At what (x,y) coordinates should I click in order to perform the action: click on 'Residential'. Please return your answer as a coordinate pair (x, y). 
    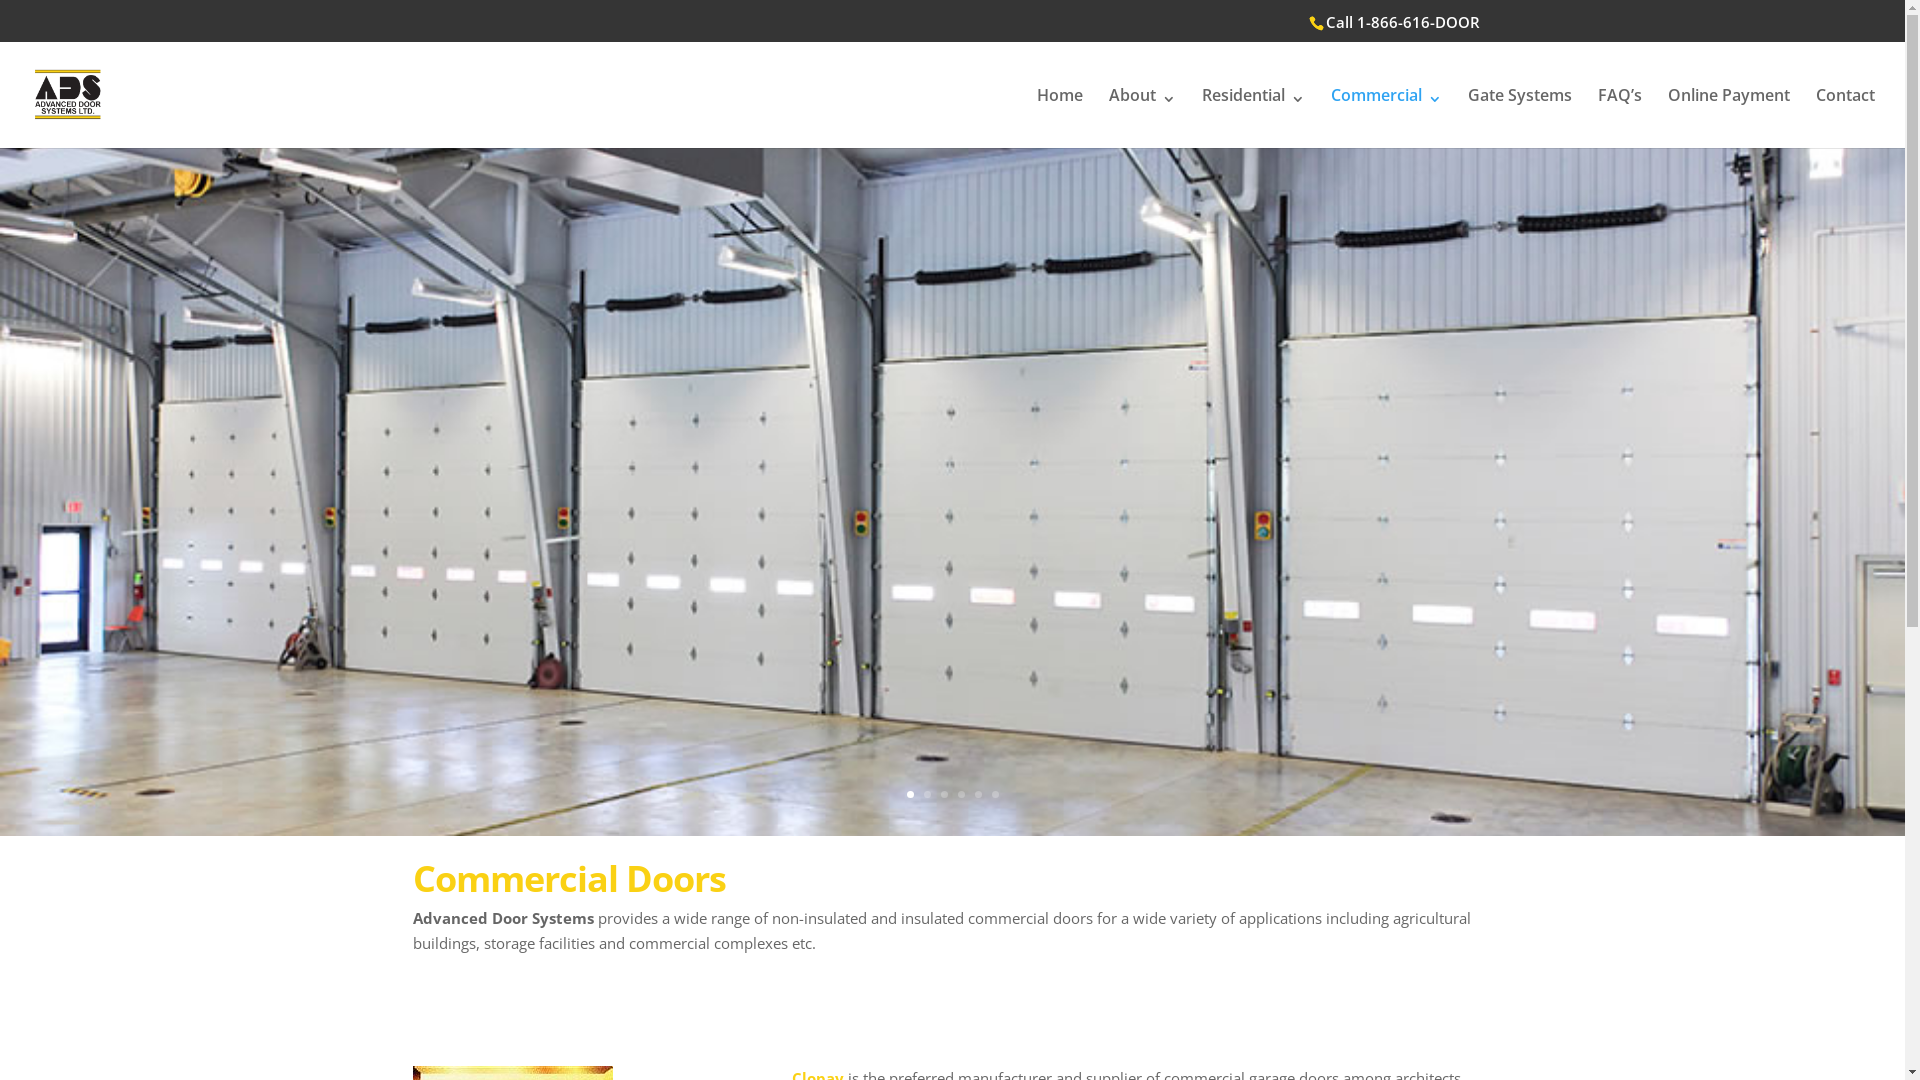
    Looking at the image, I should click on (1252, 118).